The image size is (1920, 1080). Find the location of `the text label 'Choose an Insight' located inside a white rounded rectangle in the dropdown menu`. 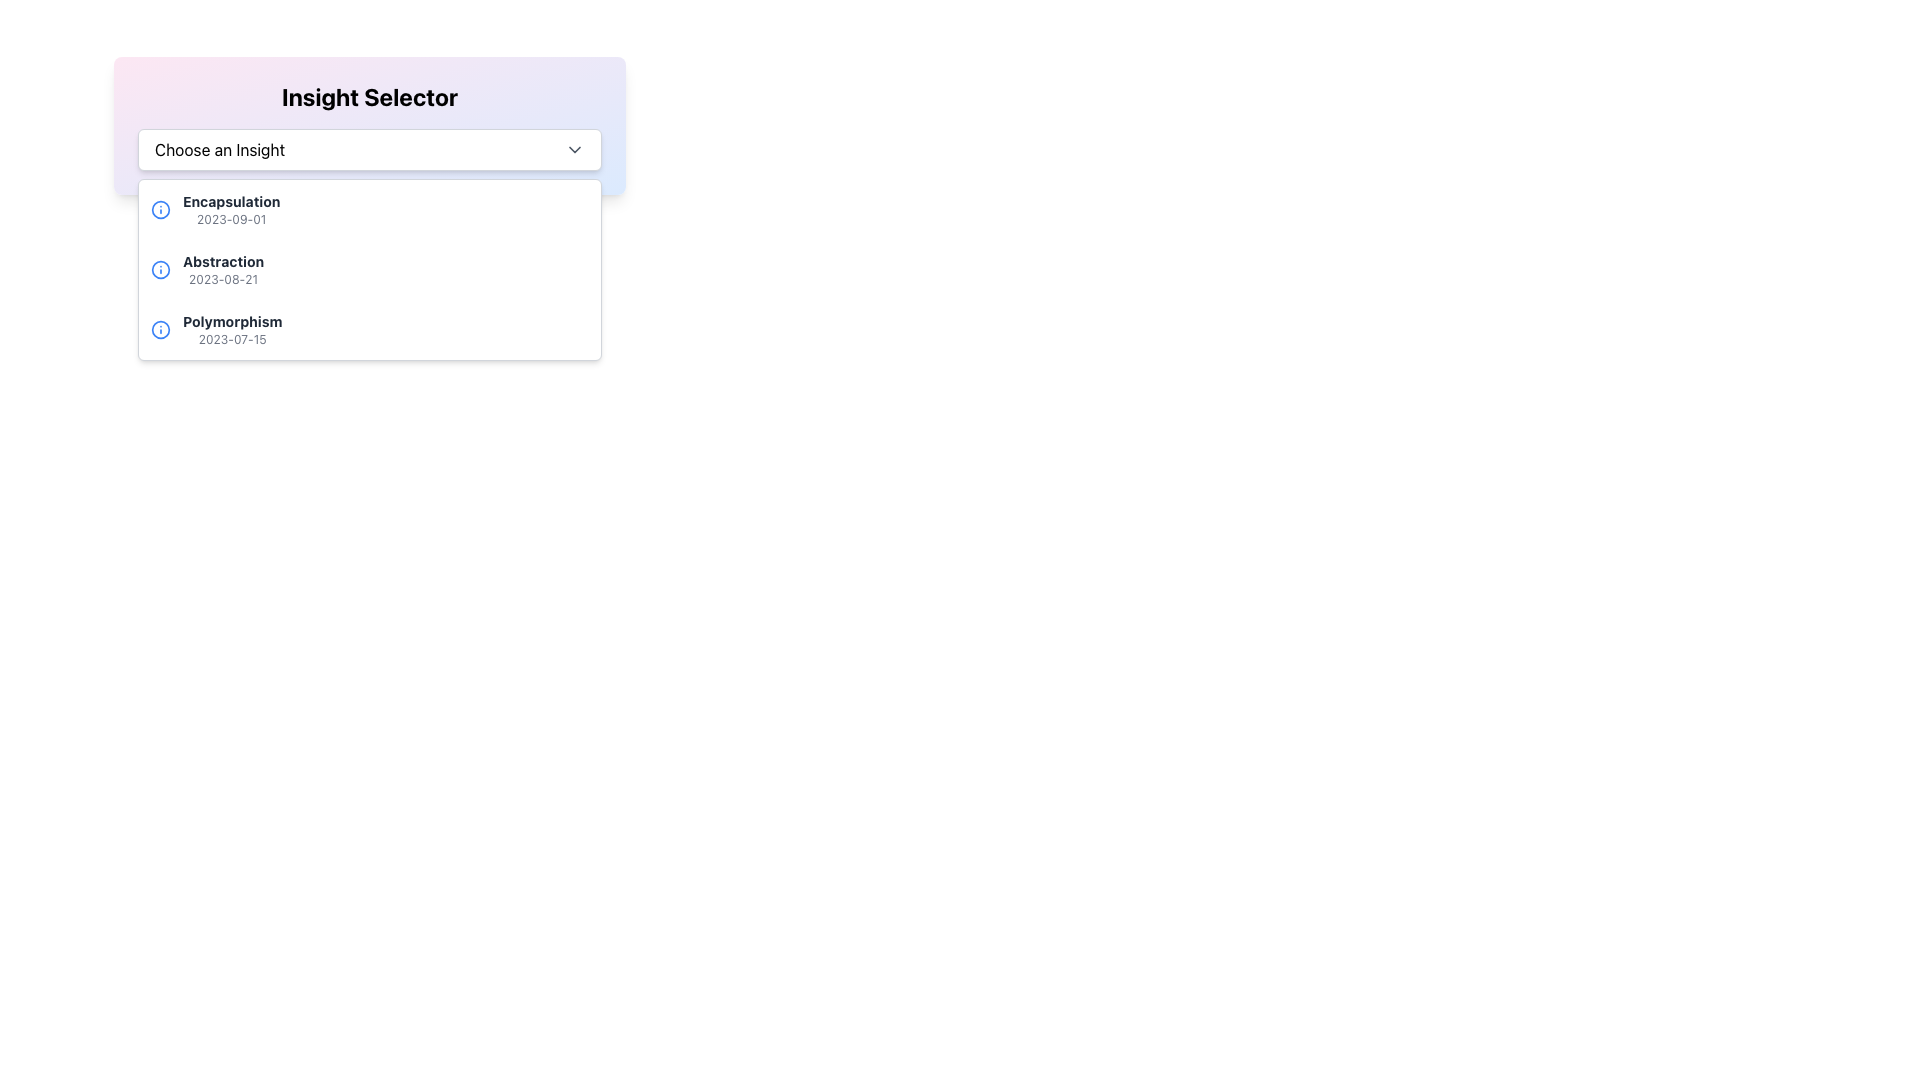

the text label 'Choose an Insight' located inside a white rounded rectangle in the dropdown menu is located at coordinates (220, 149).